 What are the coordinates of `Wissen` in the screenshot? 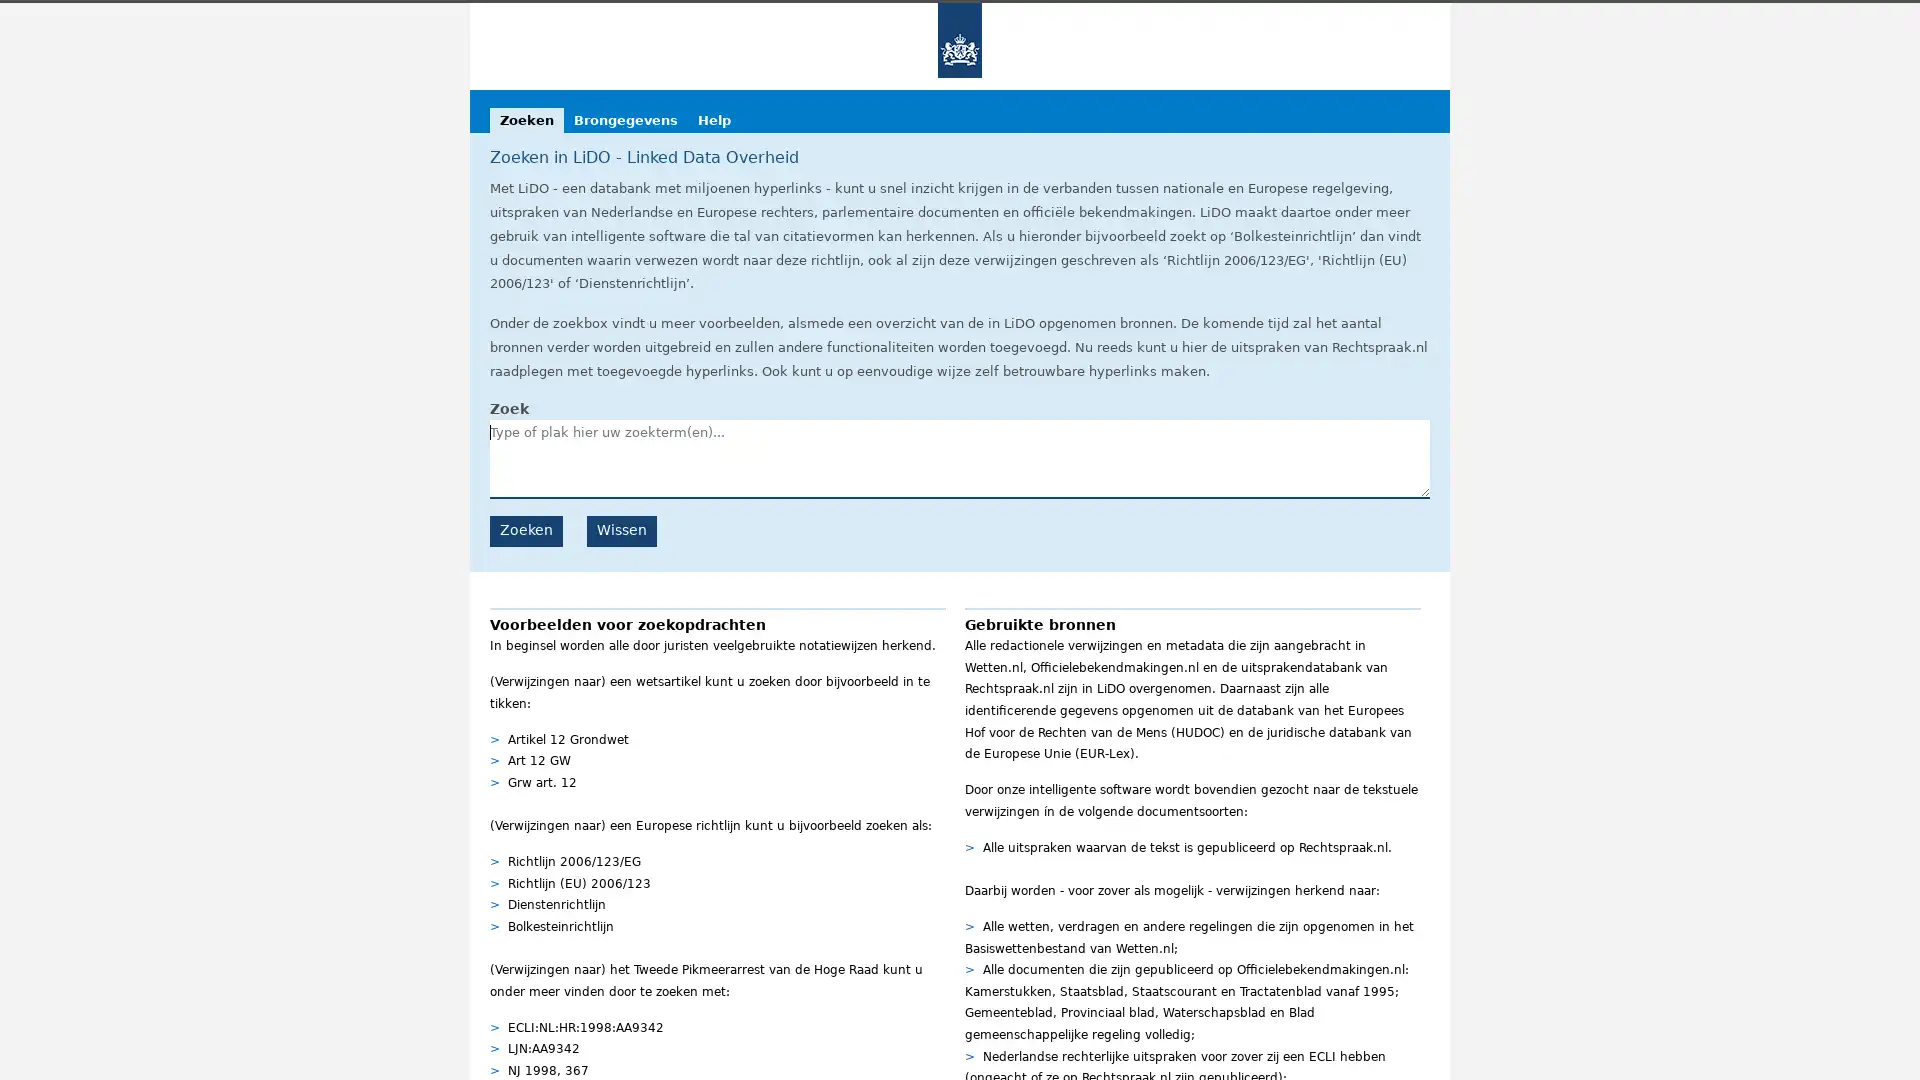 It's located at (621, 530).